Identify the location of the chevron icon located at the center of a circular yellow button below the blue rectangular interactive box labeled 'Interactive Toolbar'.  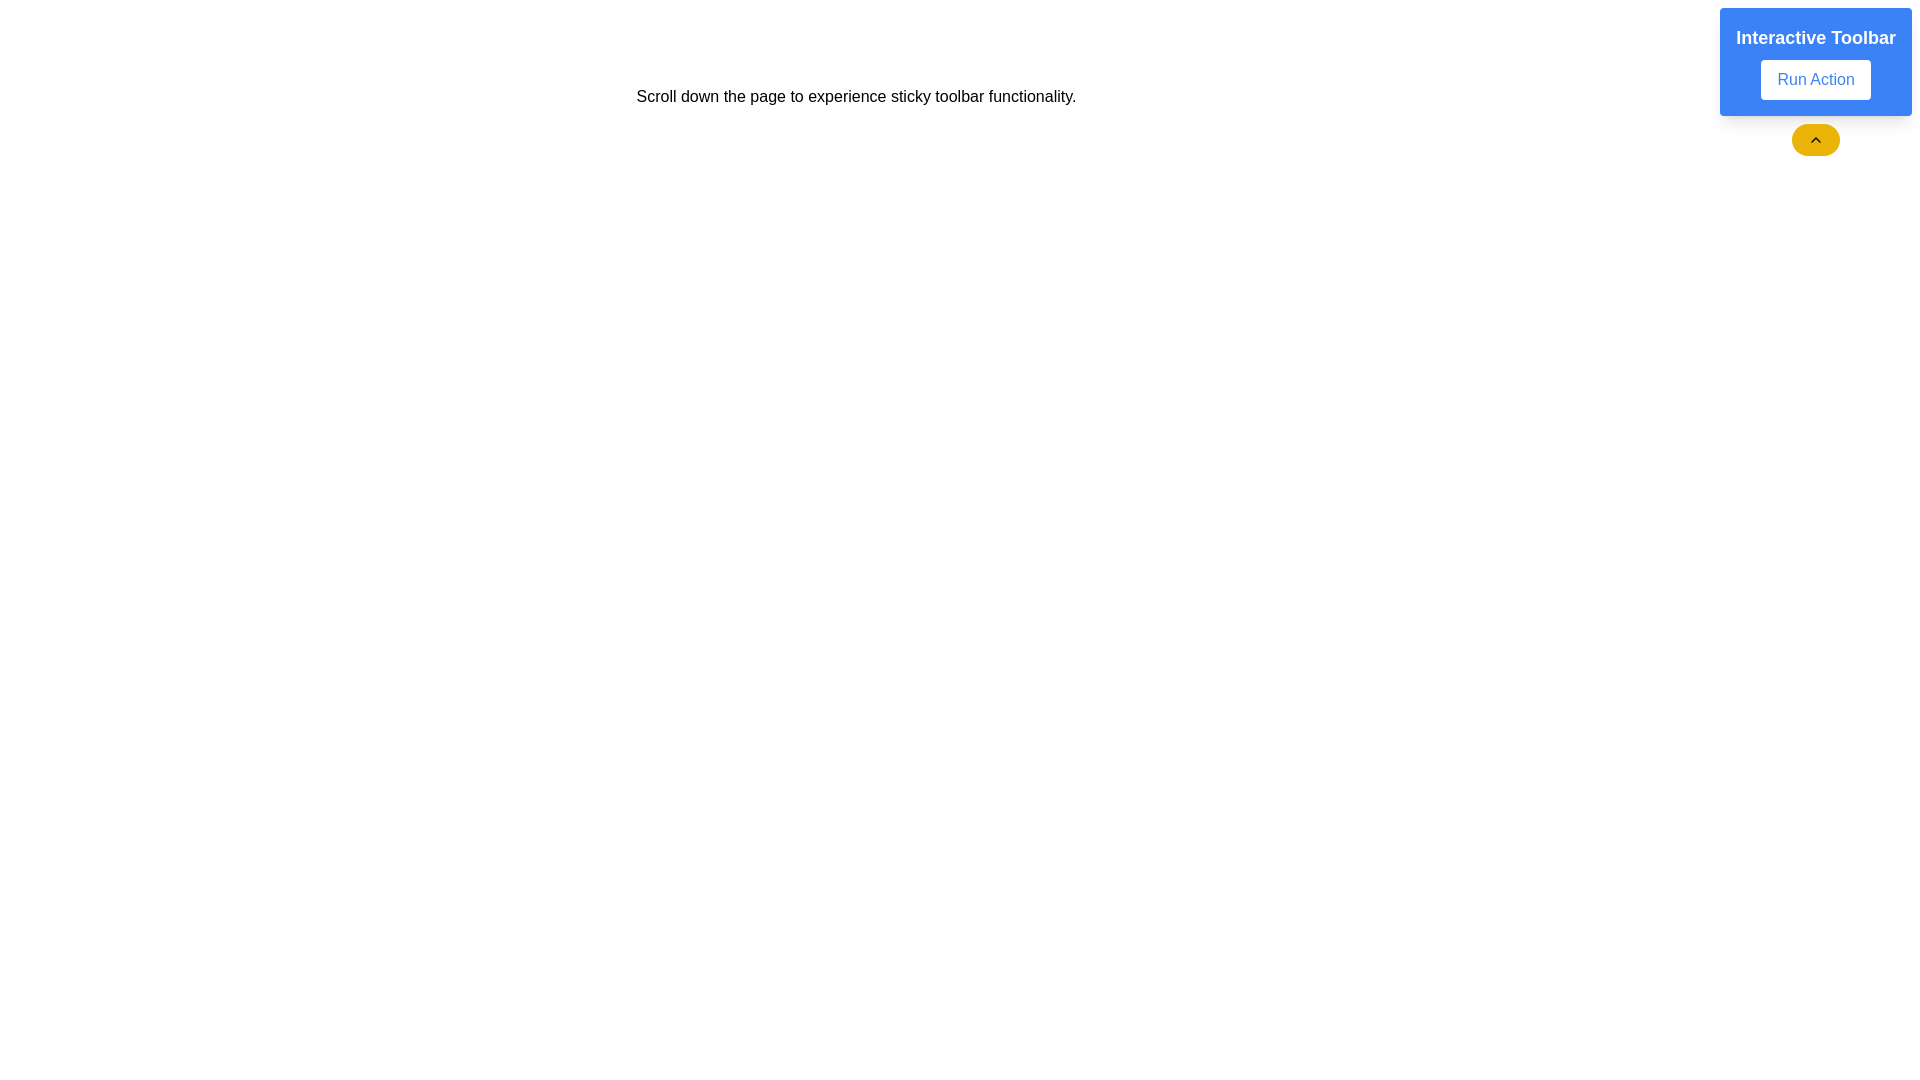
(1816, 138).